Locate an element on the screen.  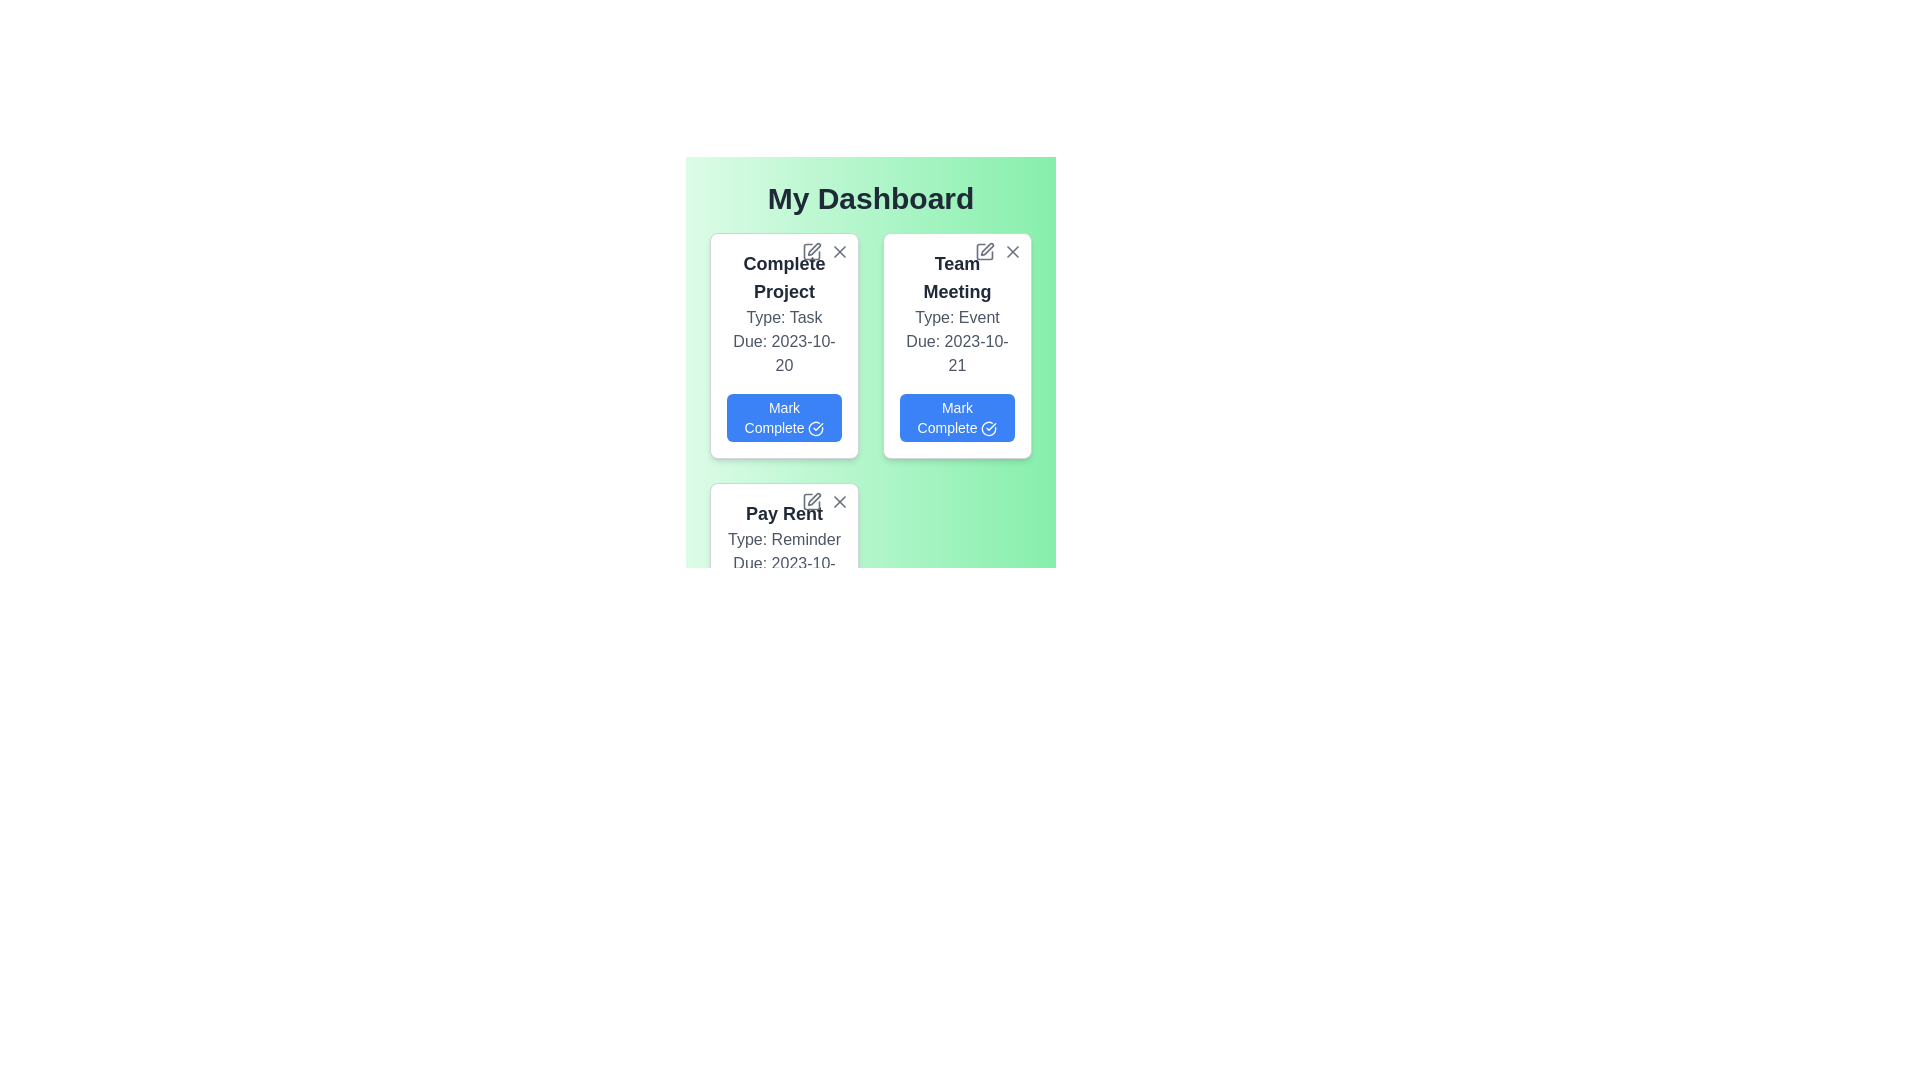
the text label indicating the due date associated with the task in the 'Complete Project' card, located below 'Type: Task' and above 'Mark Complete' is located at coordinates (783, 353).